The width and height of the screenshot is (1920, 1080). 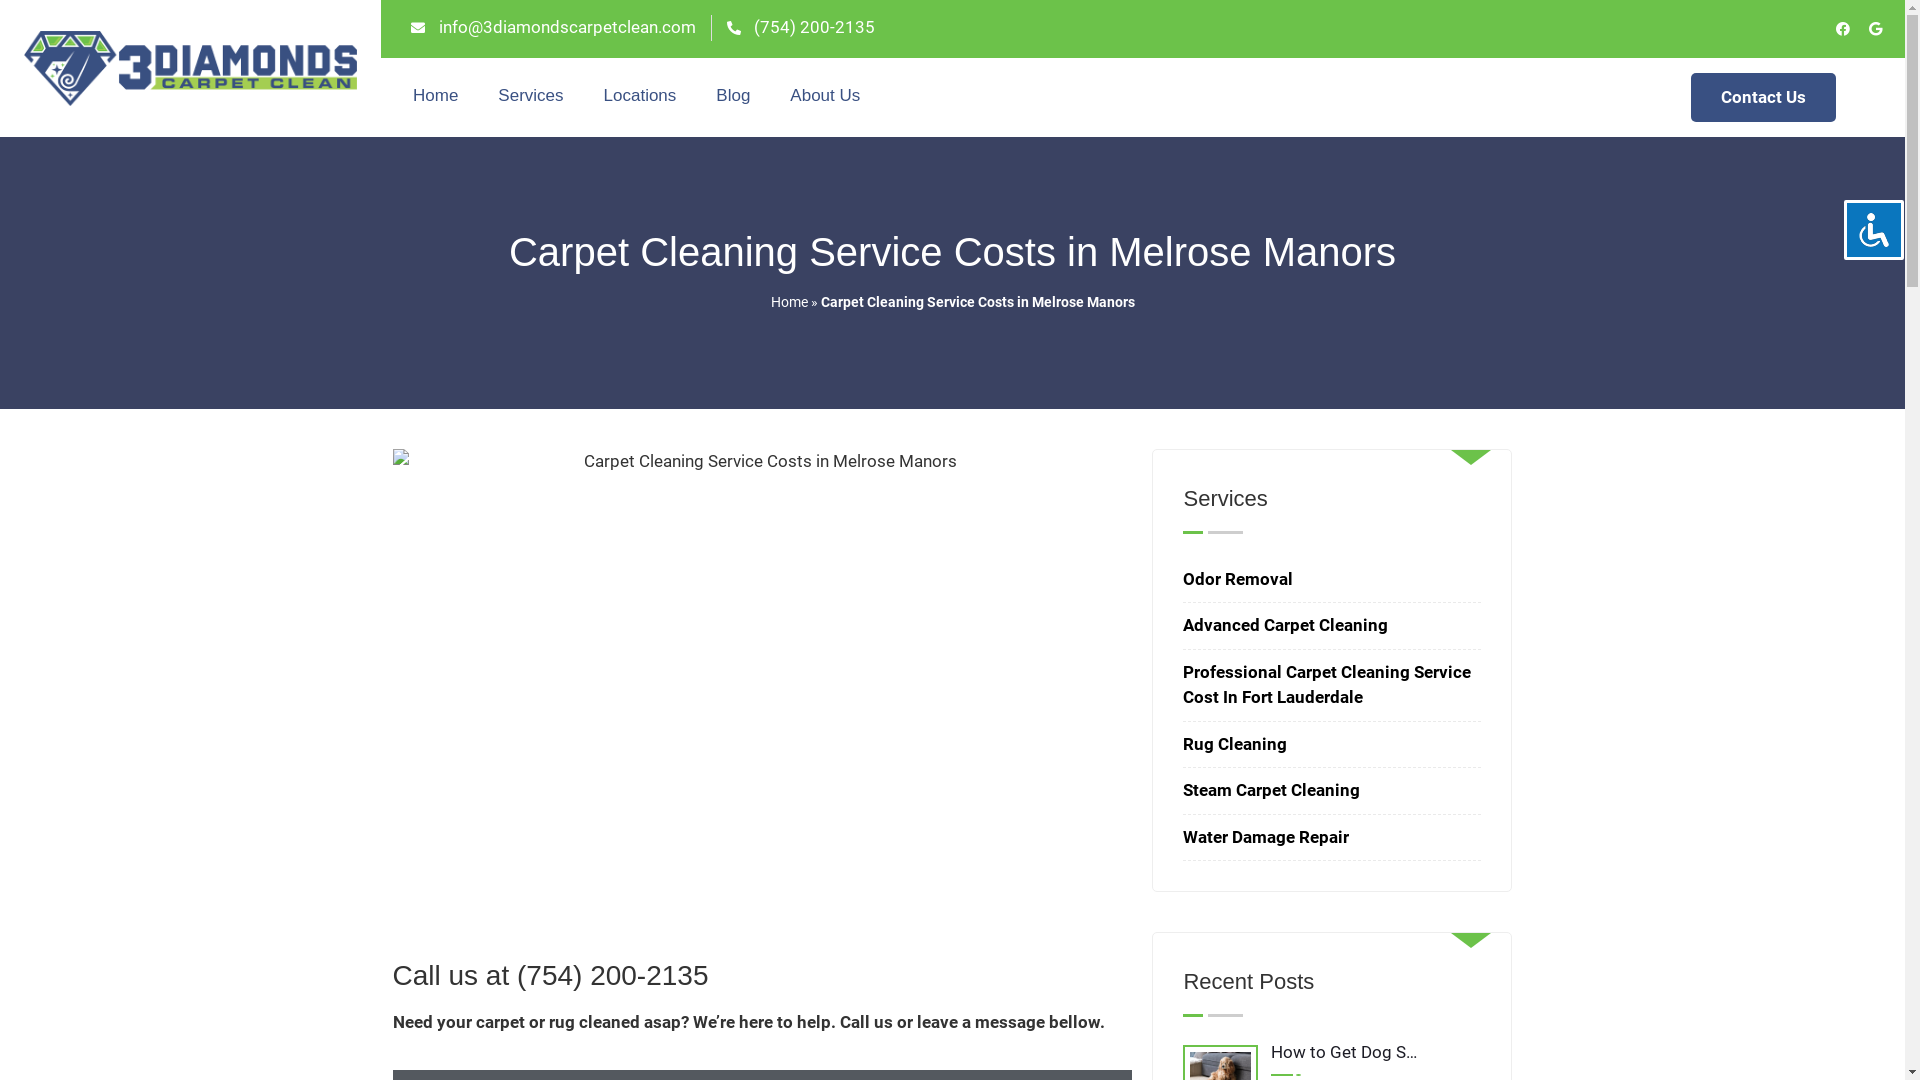 I want to click on 'Blog', so click(x=732, y=96).